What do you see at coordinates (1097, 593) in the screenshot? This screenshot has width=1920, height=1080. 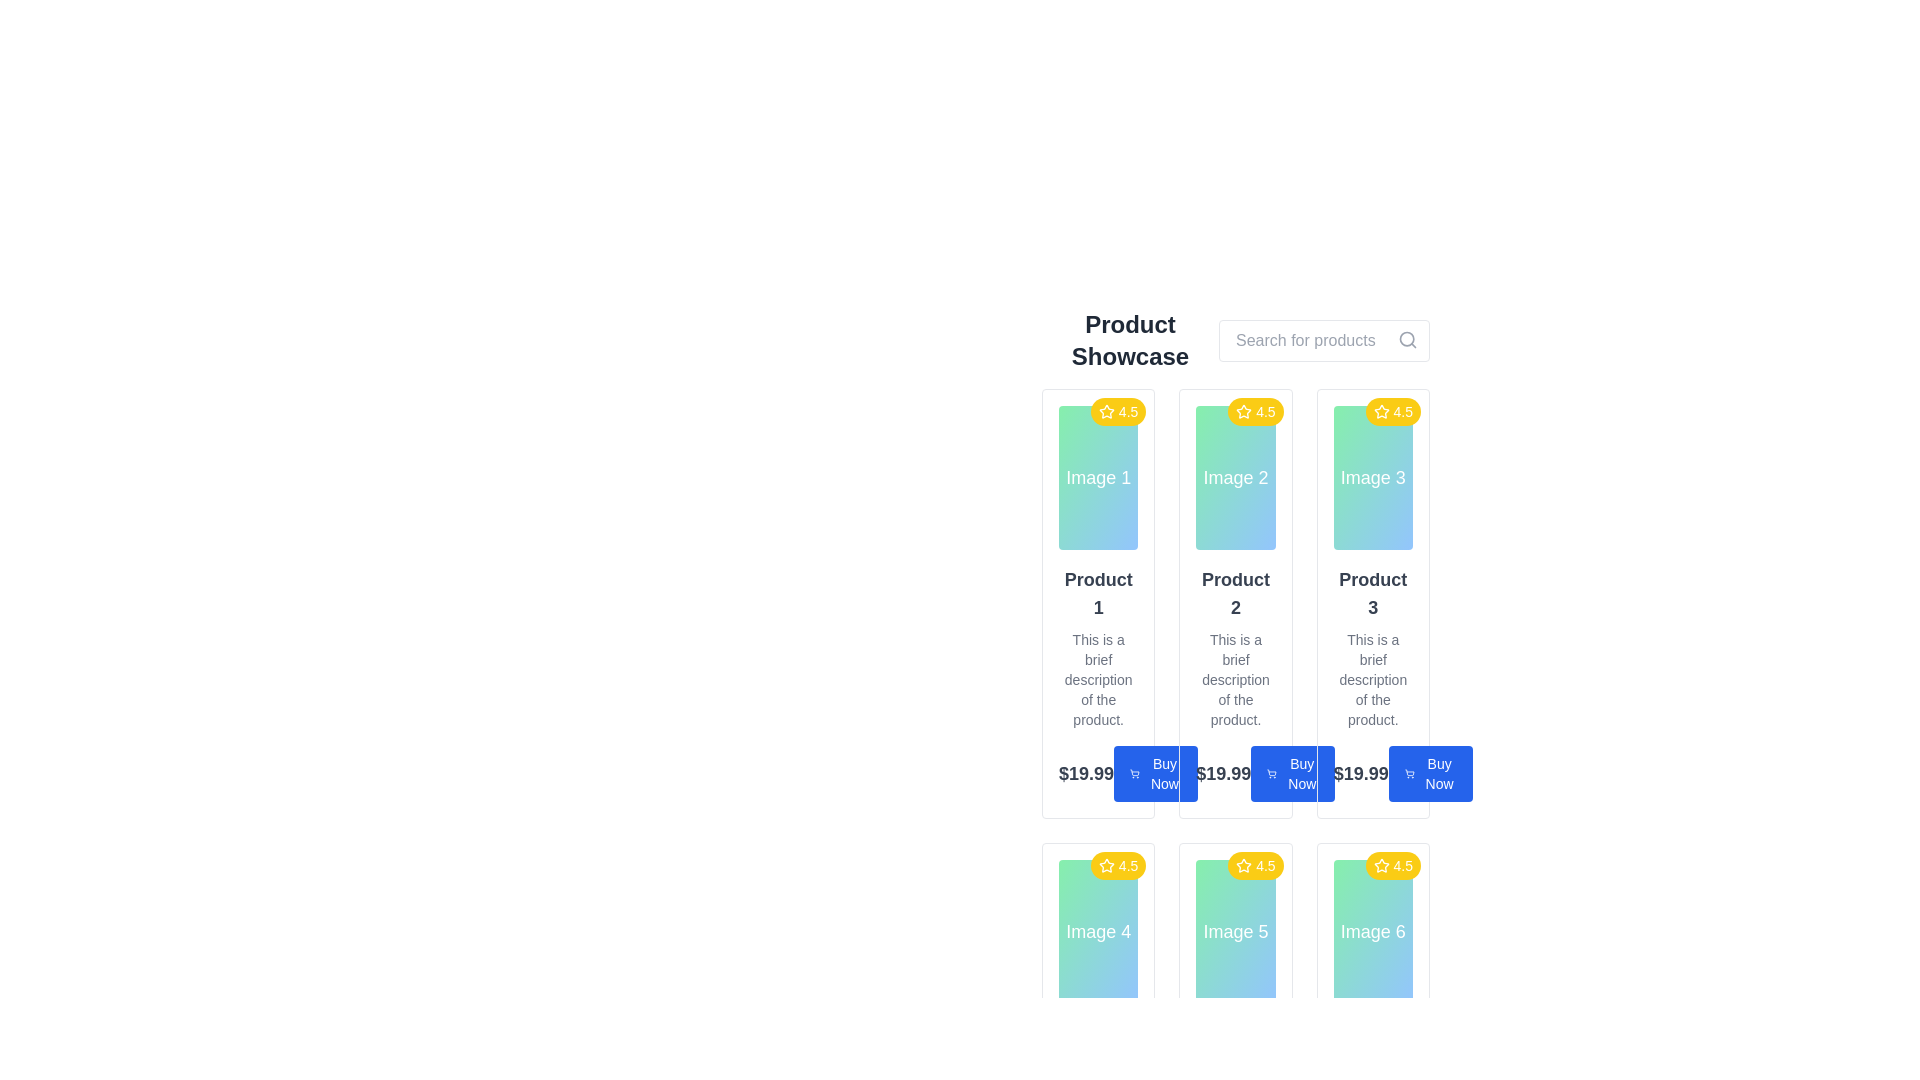 I see `the text label displaying 'Product 1', which is styled with a larger font size, bold text, and gray color, located at the center of the top row of a grid of product listings` at bounding box center [1097, 593].